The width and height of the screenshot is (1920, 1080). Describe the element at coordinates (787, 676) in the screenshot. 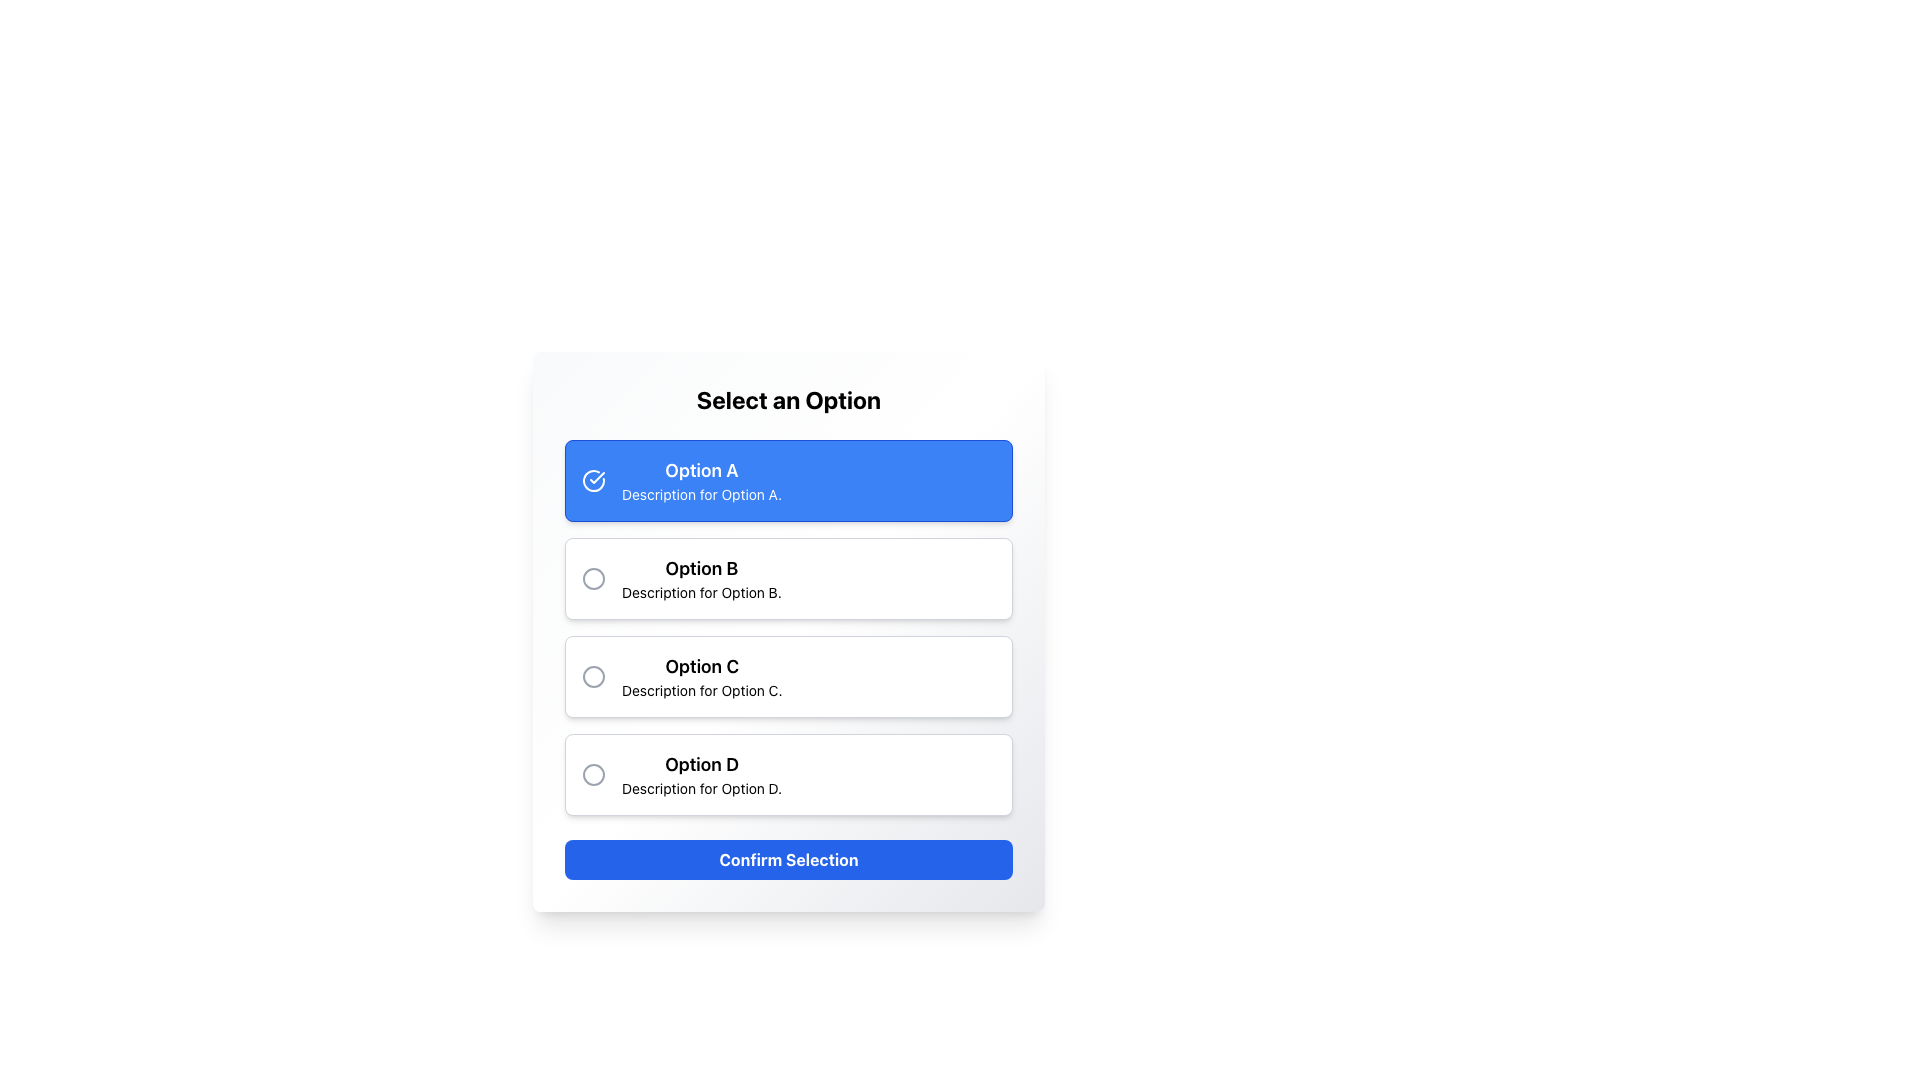

I see `to select the third card-style option in the vertical list of selectable options in the form or survey` at that location.